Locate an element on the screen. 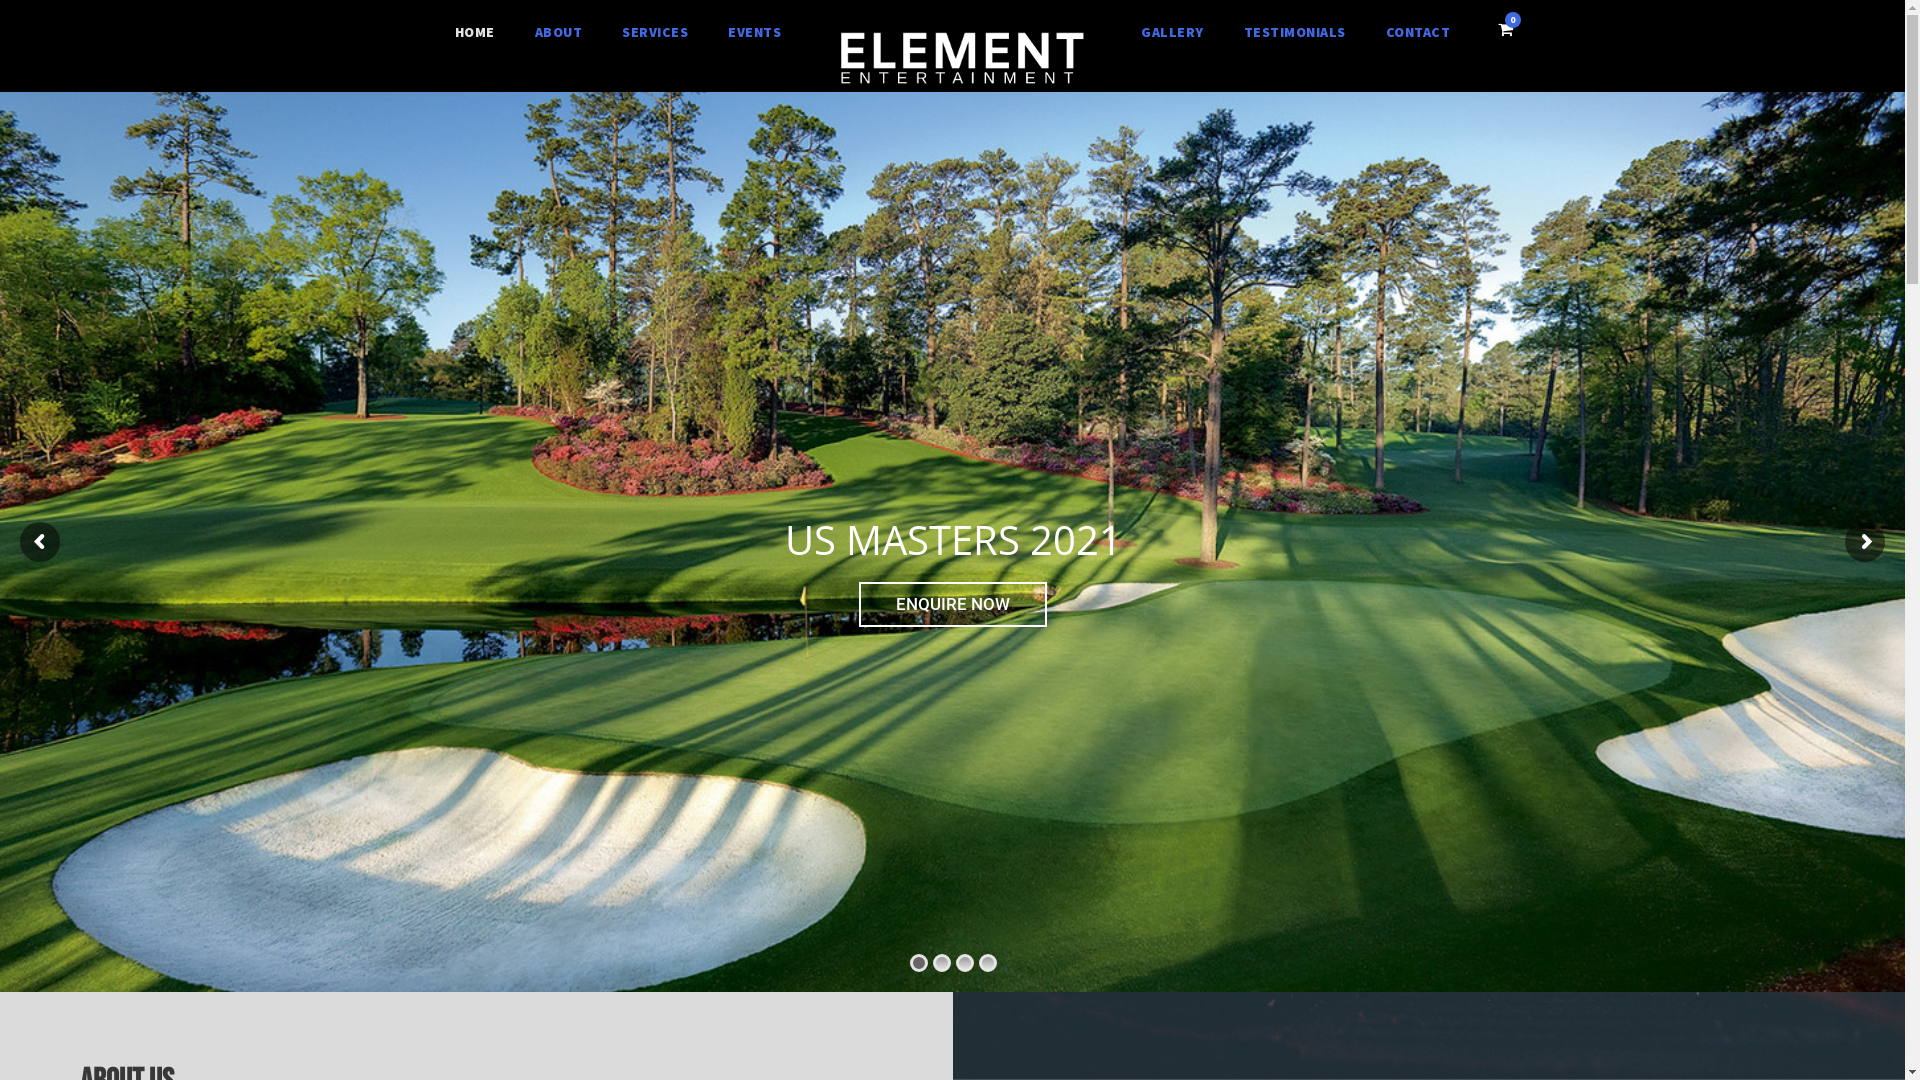  'GALLERY' is located at coordinates (1172, 33).